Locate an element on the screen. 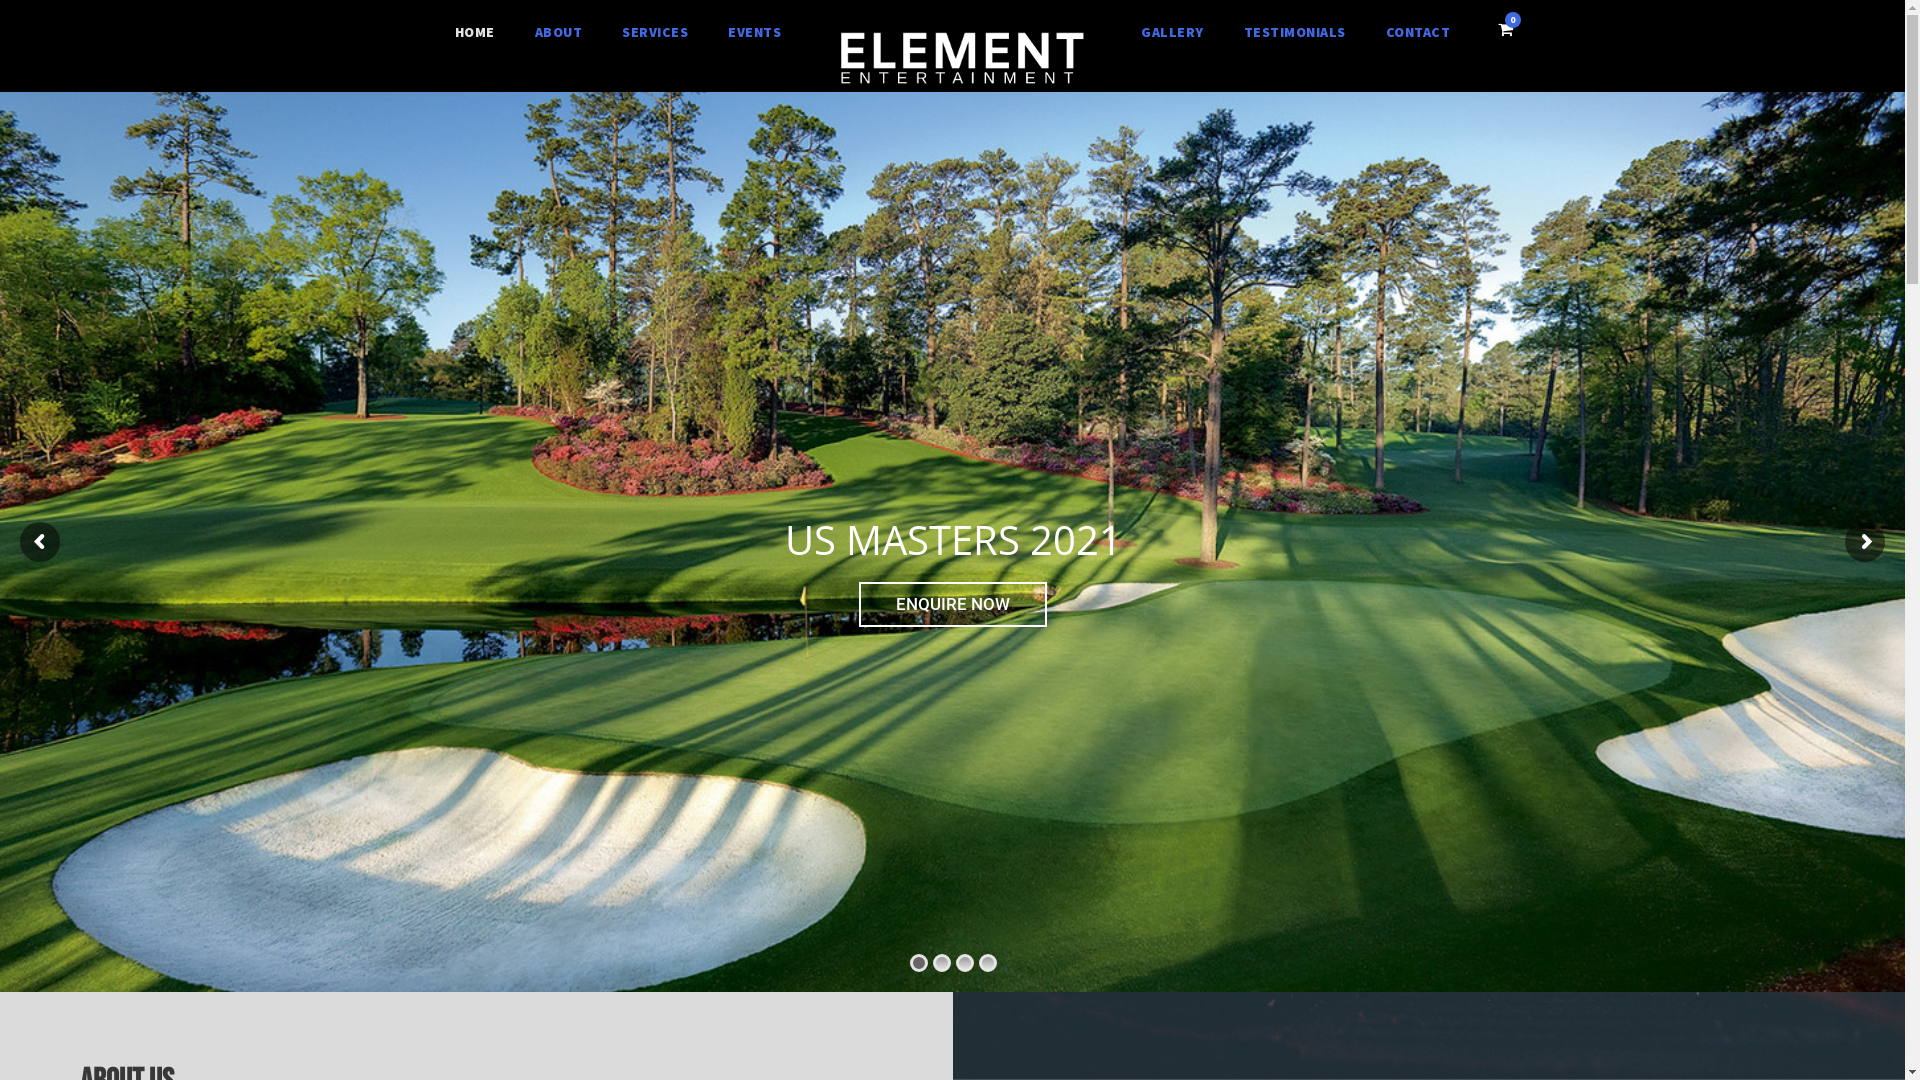  'GALLERY' is located at coordinates (1172, 33).